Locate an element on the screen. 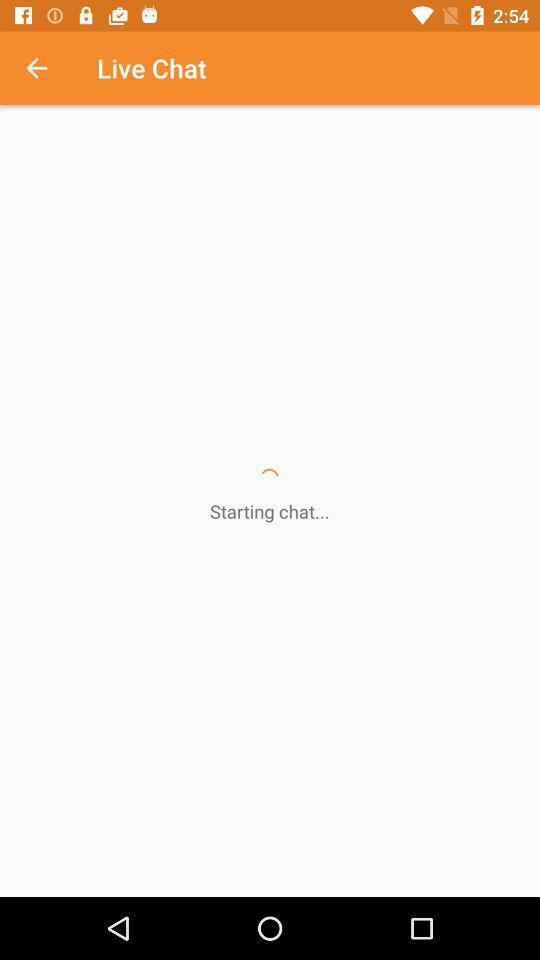  go back is located at coordinates (47, 68).